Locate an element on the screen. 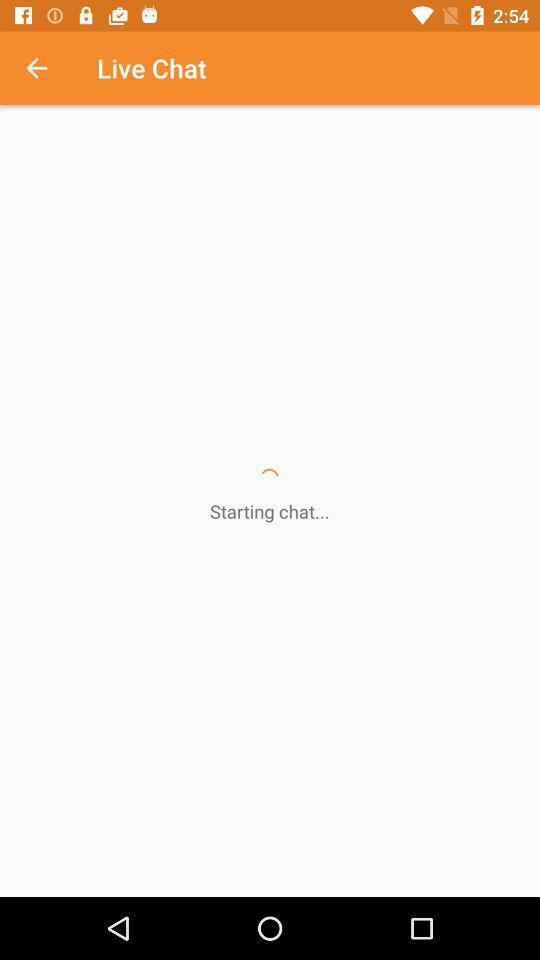  go back is located at coordinates (47, 68).